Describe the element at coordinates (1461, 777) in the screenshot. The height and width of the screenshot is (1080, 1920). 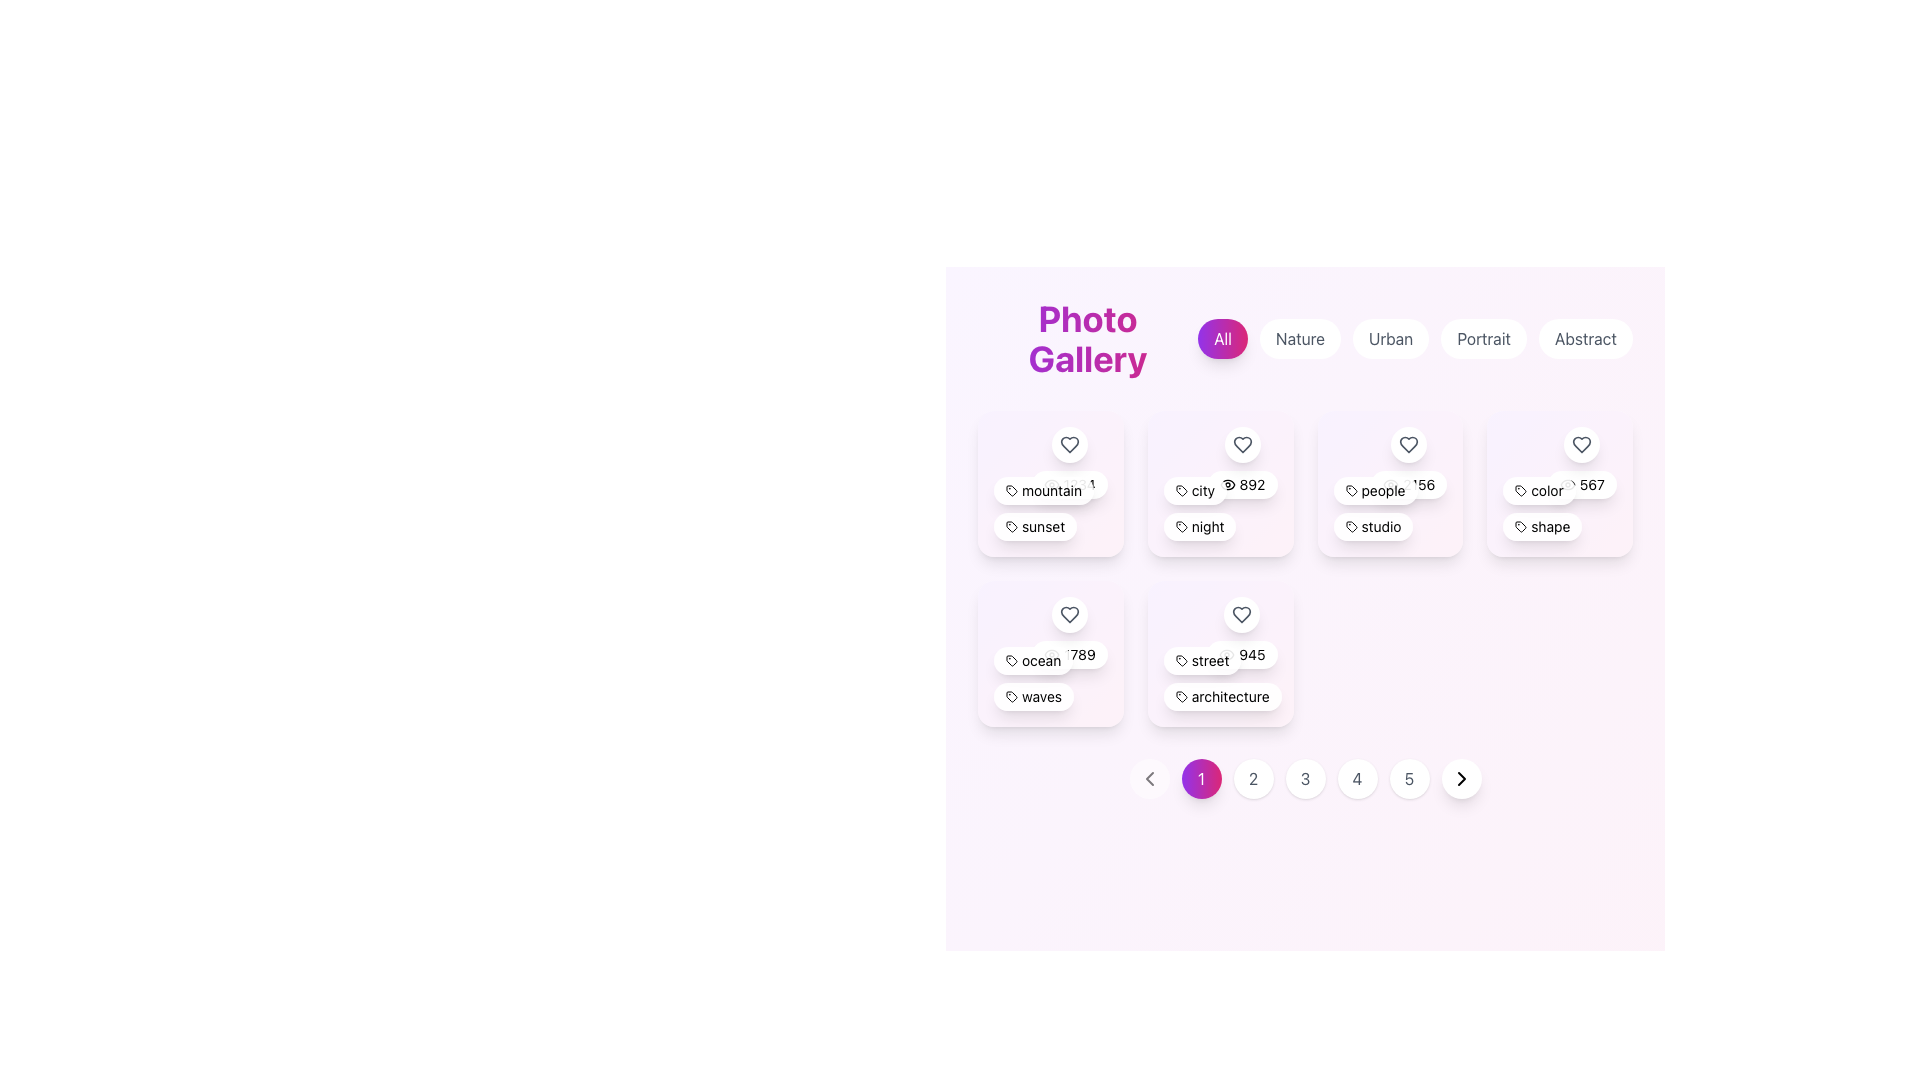
I see `the button at the far right of the pagination control` at that location.